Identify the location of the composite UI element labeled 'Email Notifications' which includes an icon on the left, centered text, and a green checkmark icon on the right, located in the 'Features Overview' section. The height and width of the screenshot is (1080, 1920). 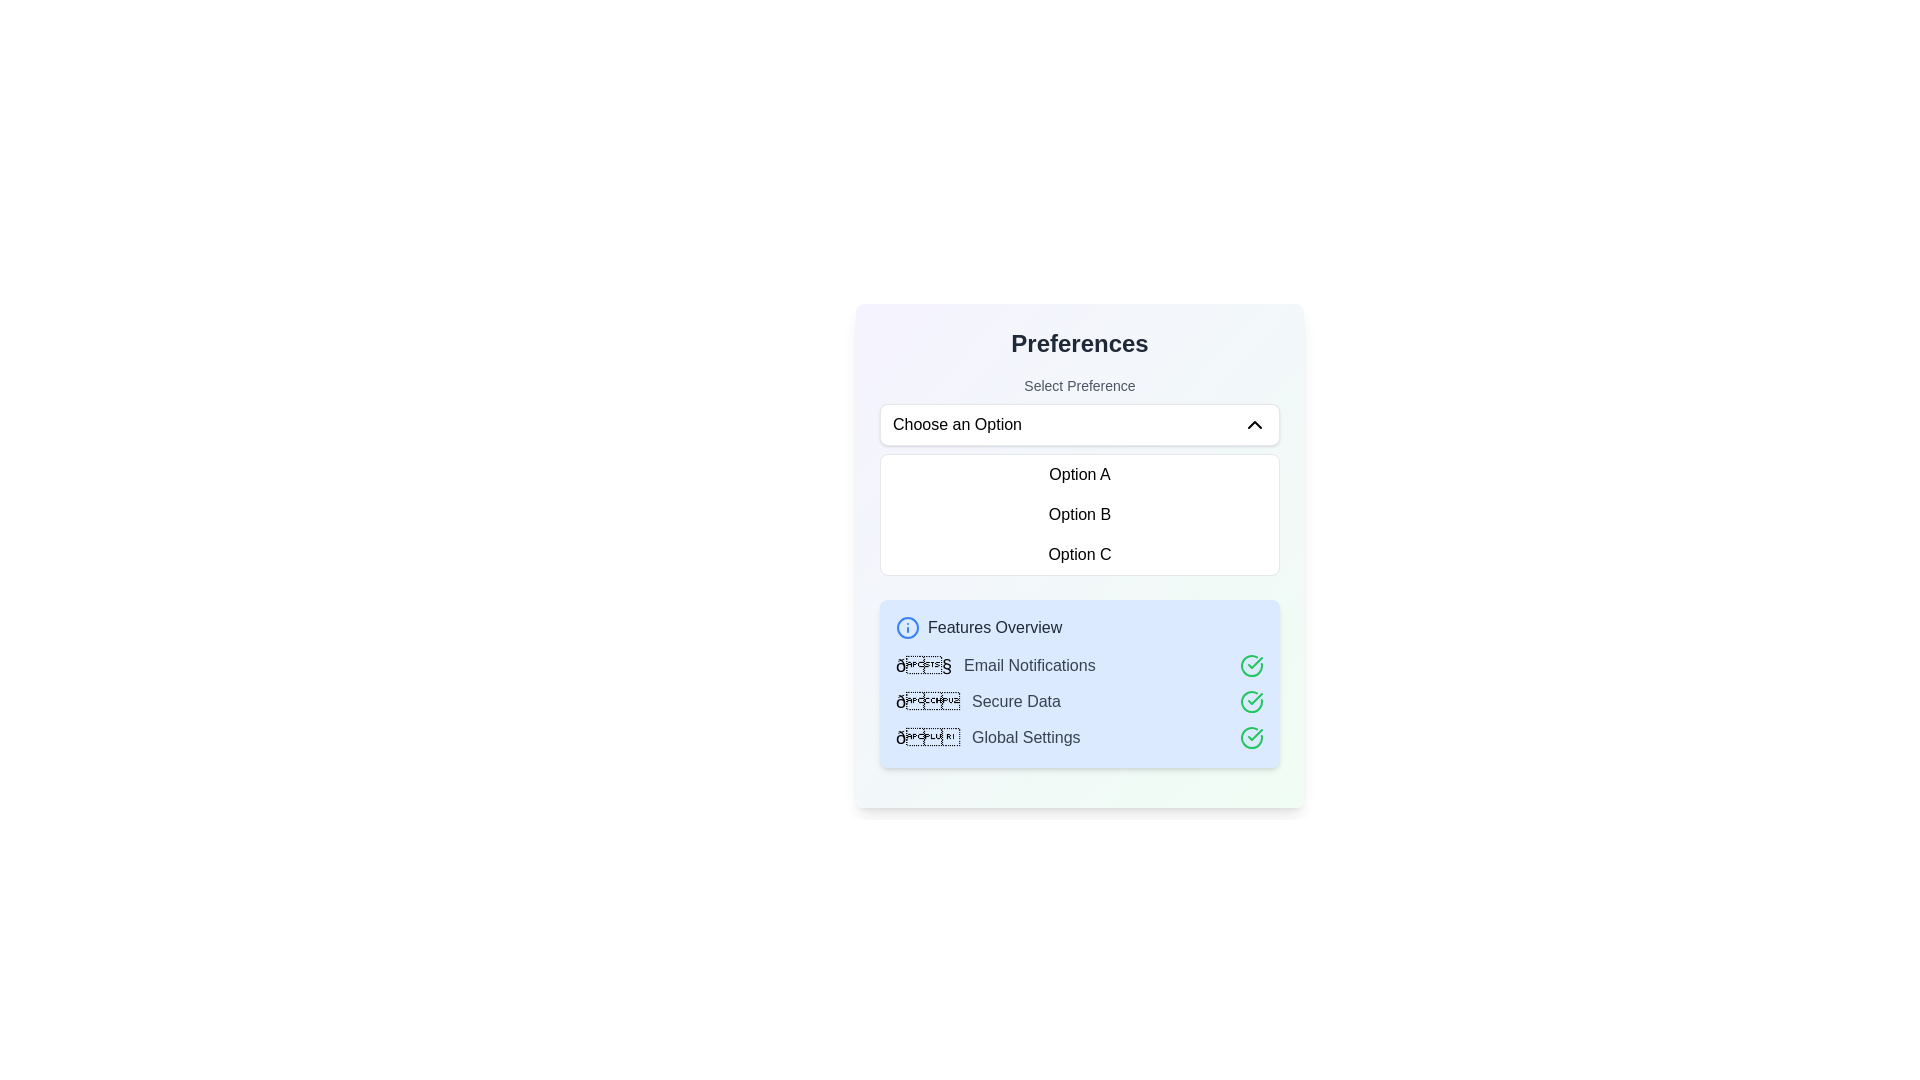
(1079, 666).